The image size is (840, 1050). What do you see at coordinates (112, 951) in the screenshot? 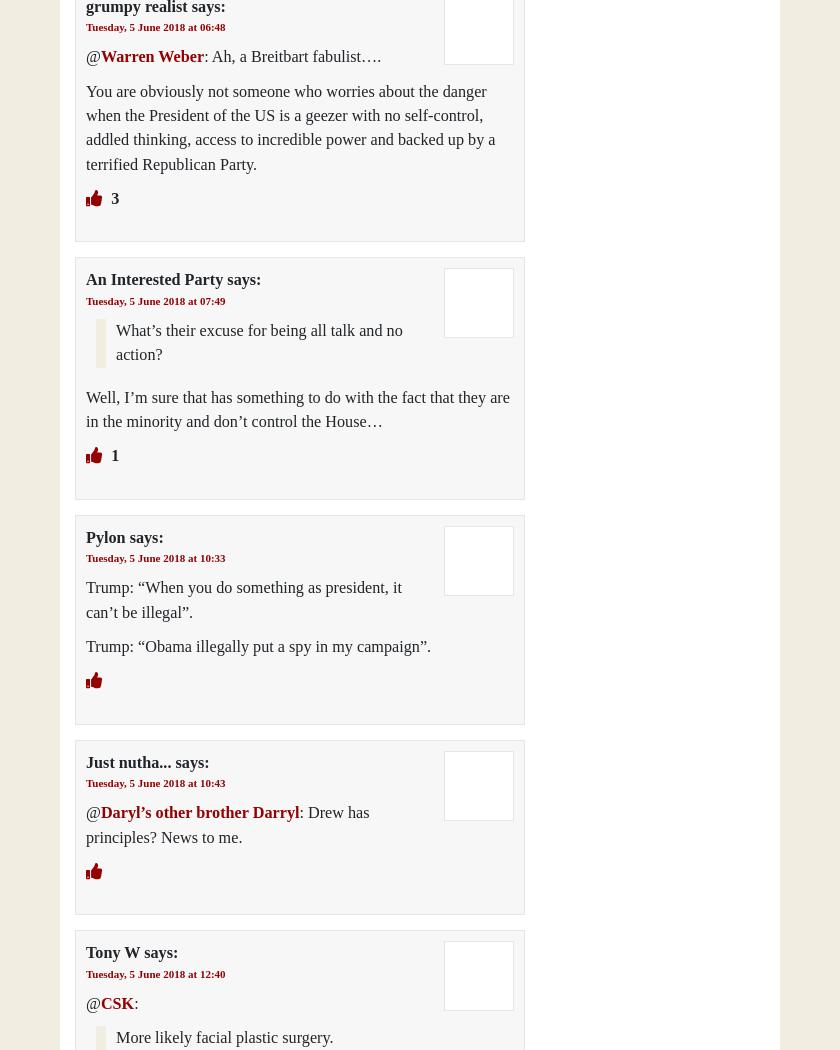
I see `'Tony W'` at bounding box center [112, 951].